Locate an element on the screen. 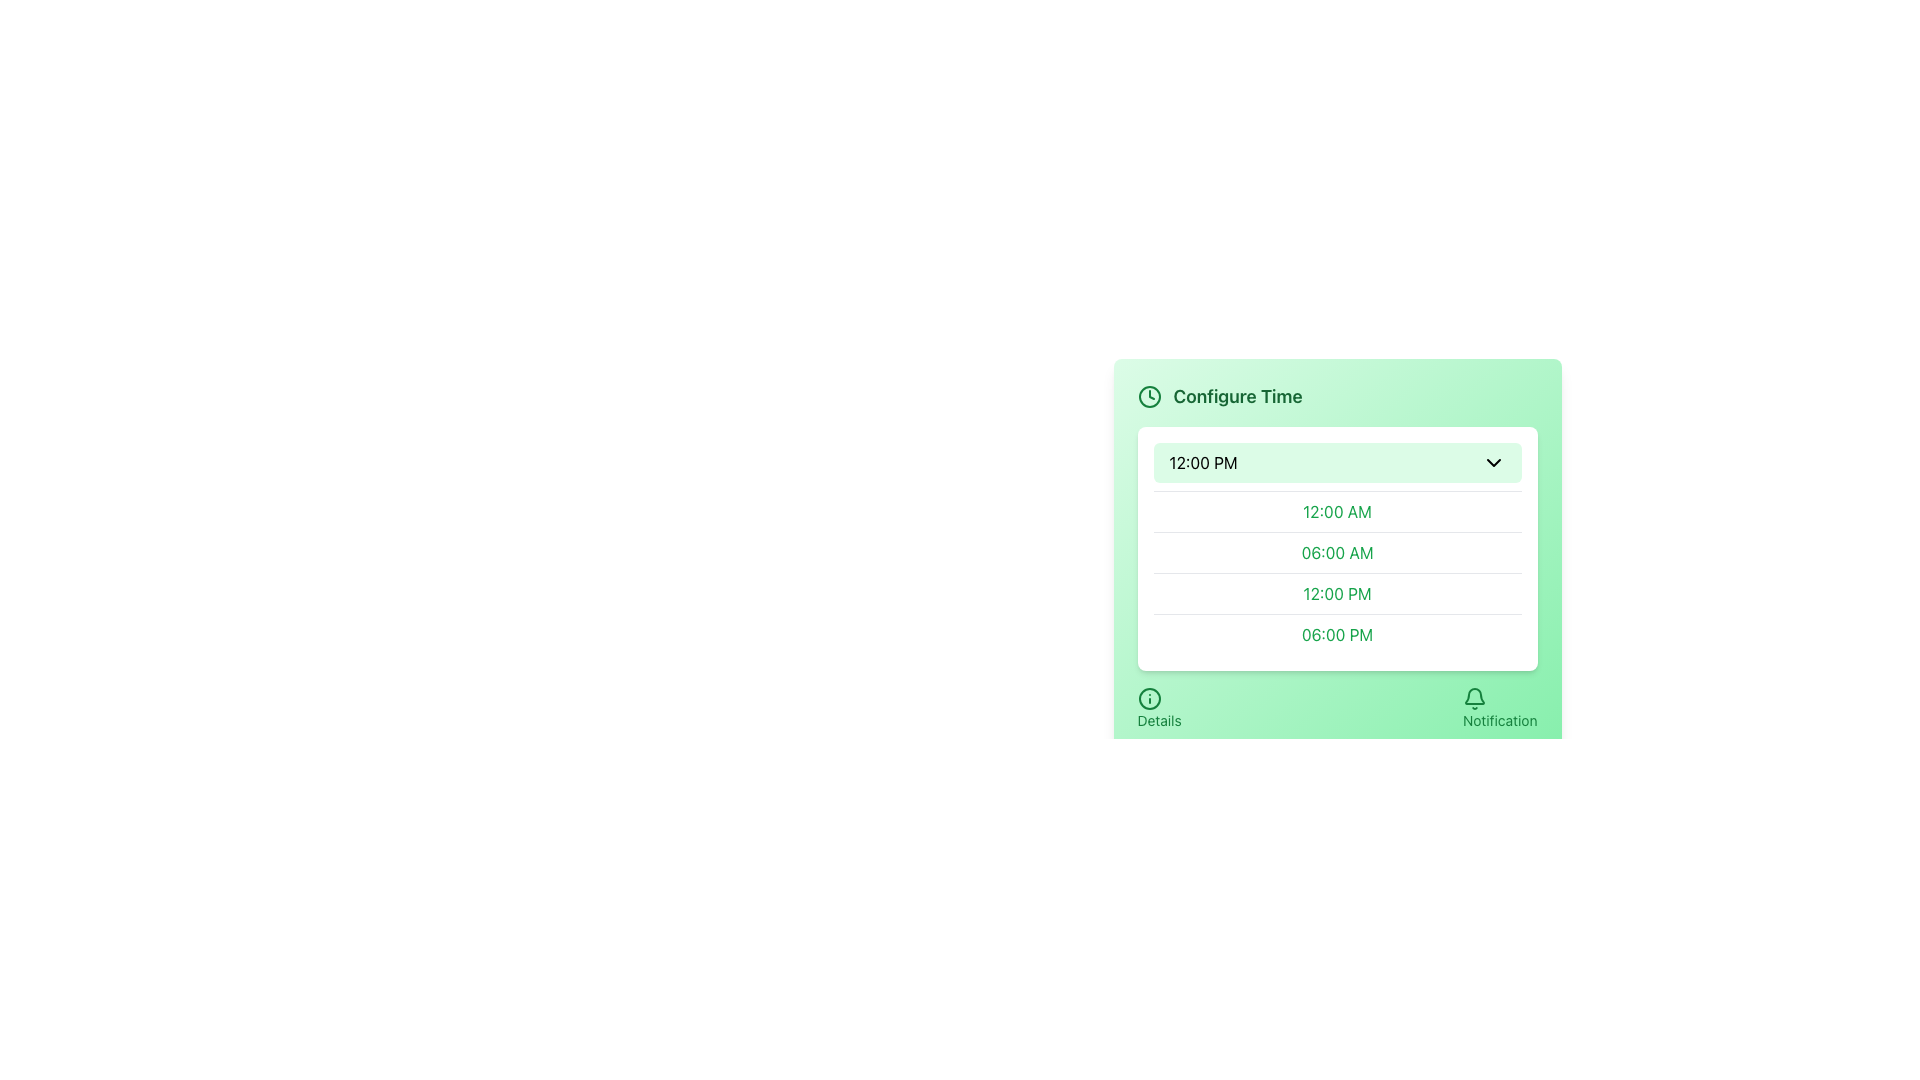 The image size is (1920, 1080). the downwards-pointing chevron icon located adjacent to the right edge of the '12:00 PM' text in the pale green 'Configure Time' card is located at coordinates (1493, 462).